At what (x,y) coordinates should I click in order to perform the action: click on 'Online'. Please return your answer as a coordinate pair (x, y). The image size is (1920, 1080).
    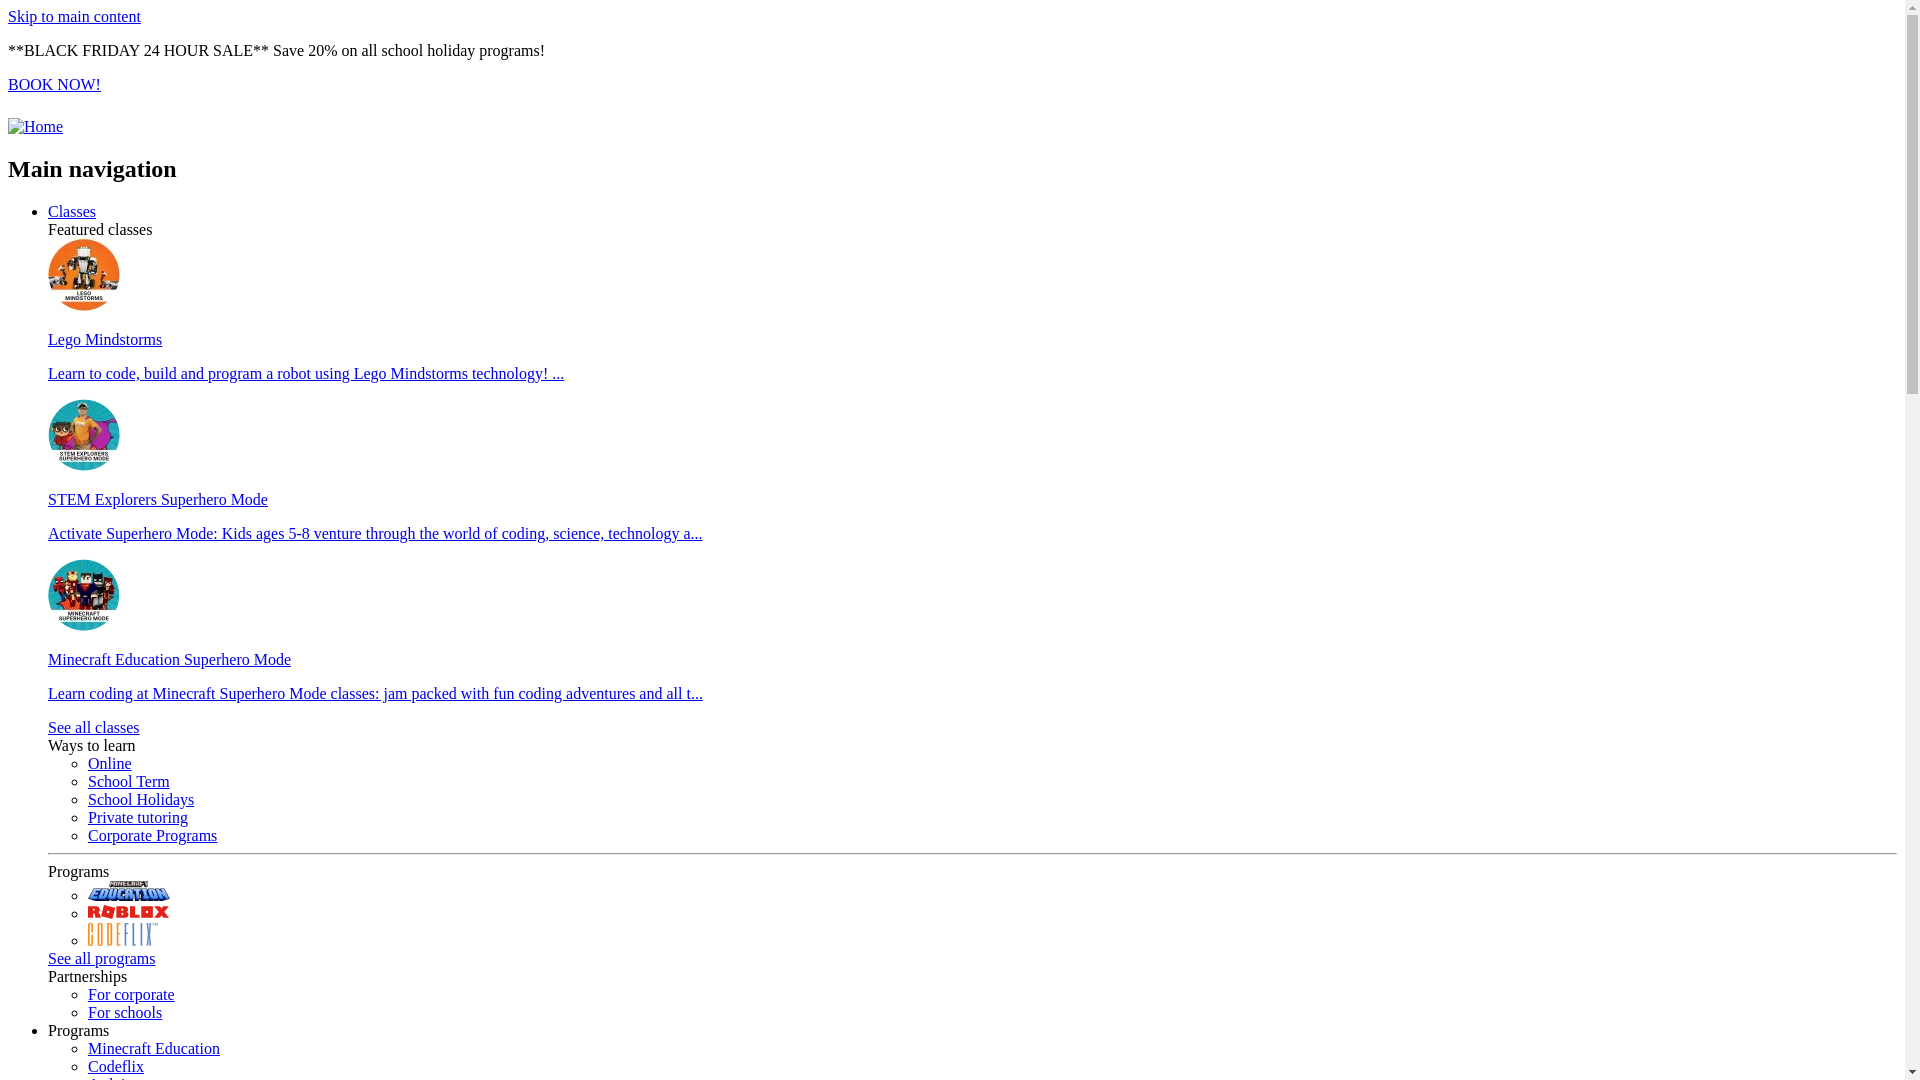
    Looking at the image, I should click on (109, 763).